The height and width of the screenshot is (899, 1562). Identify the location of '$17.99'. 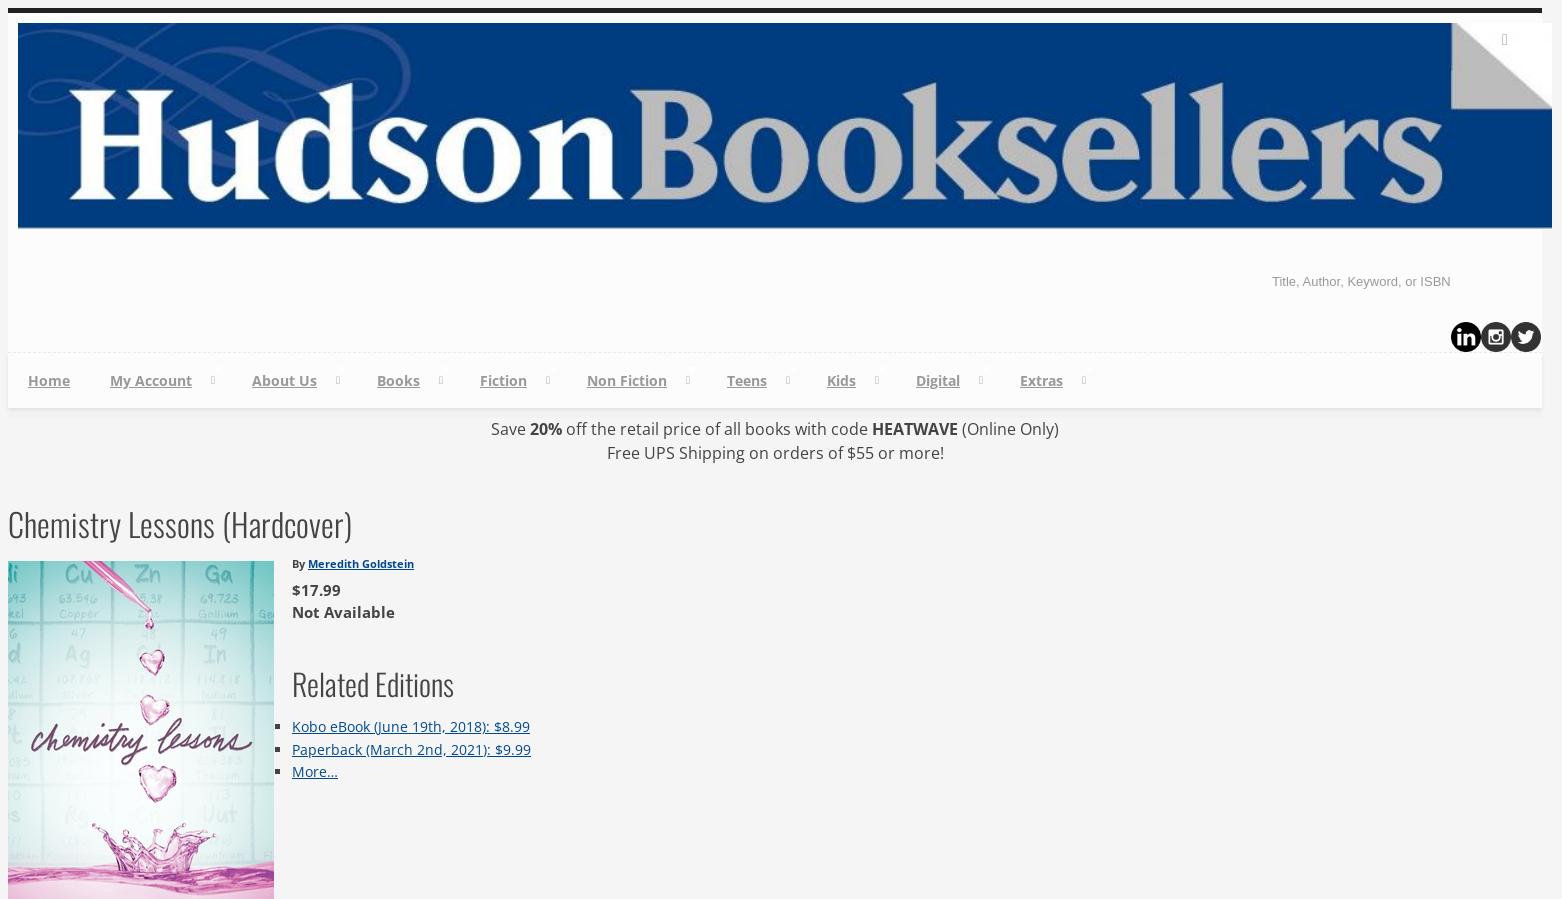
(316, 590).